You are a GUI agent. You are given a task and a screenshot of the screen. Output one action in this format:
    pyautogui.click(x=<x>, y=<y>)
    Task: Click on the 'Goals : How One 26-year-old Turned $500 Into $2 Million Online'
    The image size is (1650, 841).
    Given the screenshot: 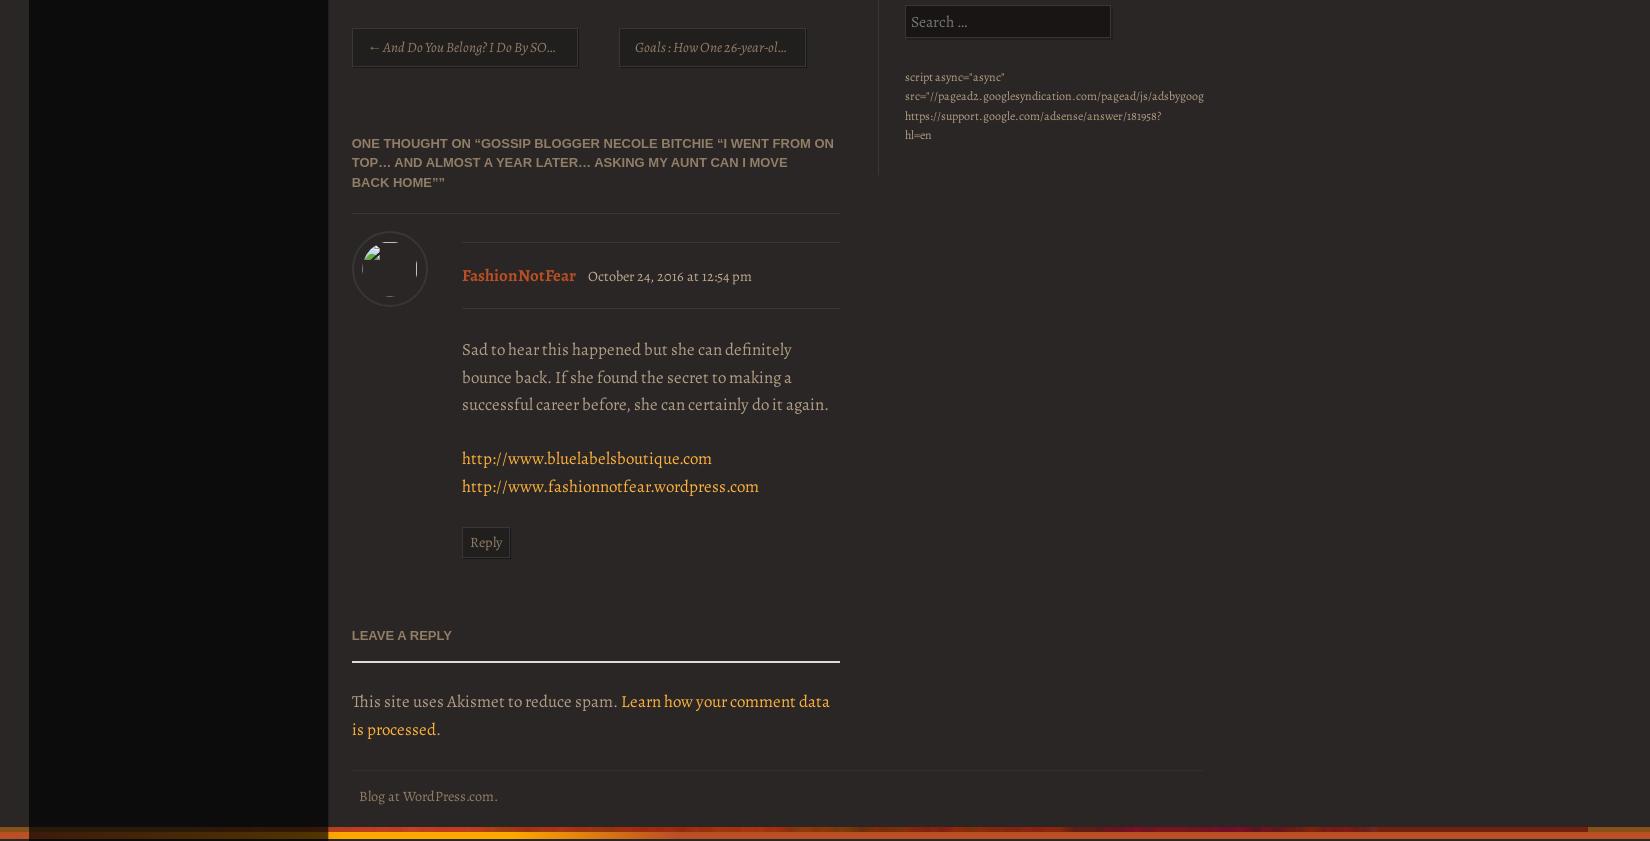 What is the action you would take?
    pyautogui.click(x=803, y=46)
    